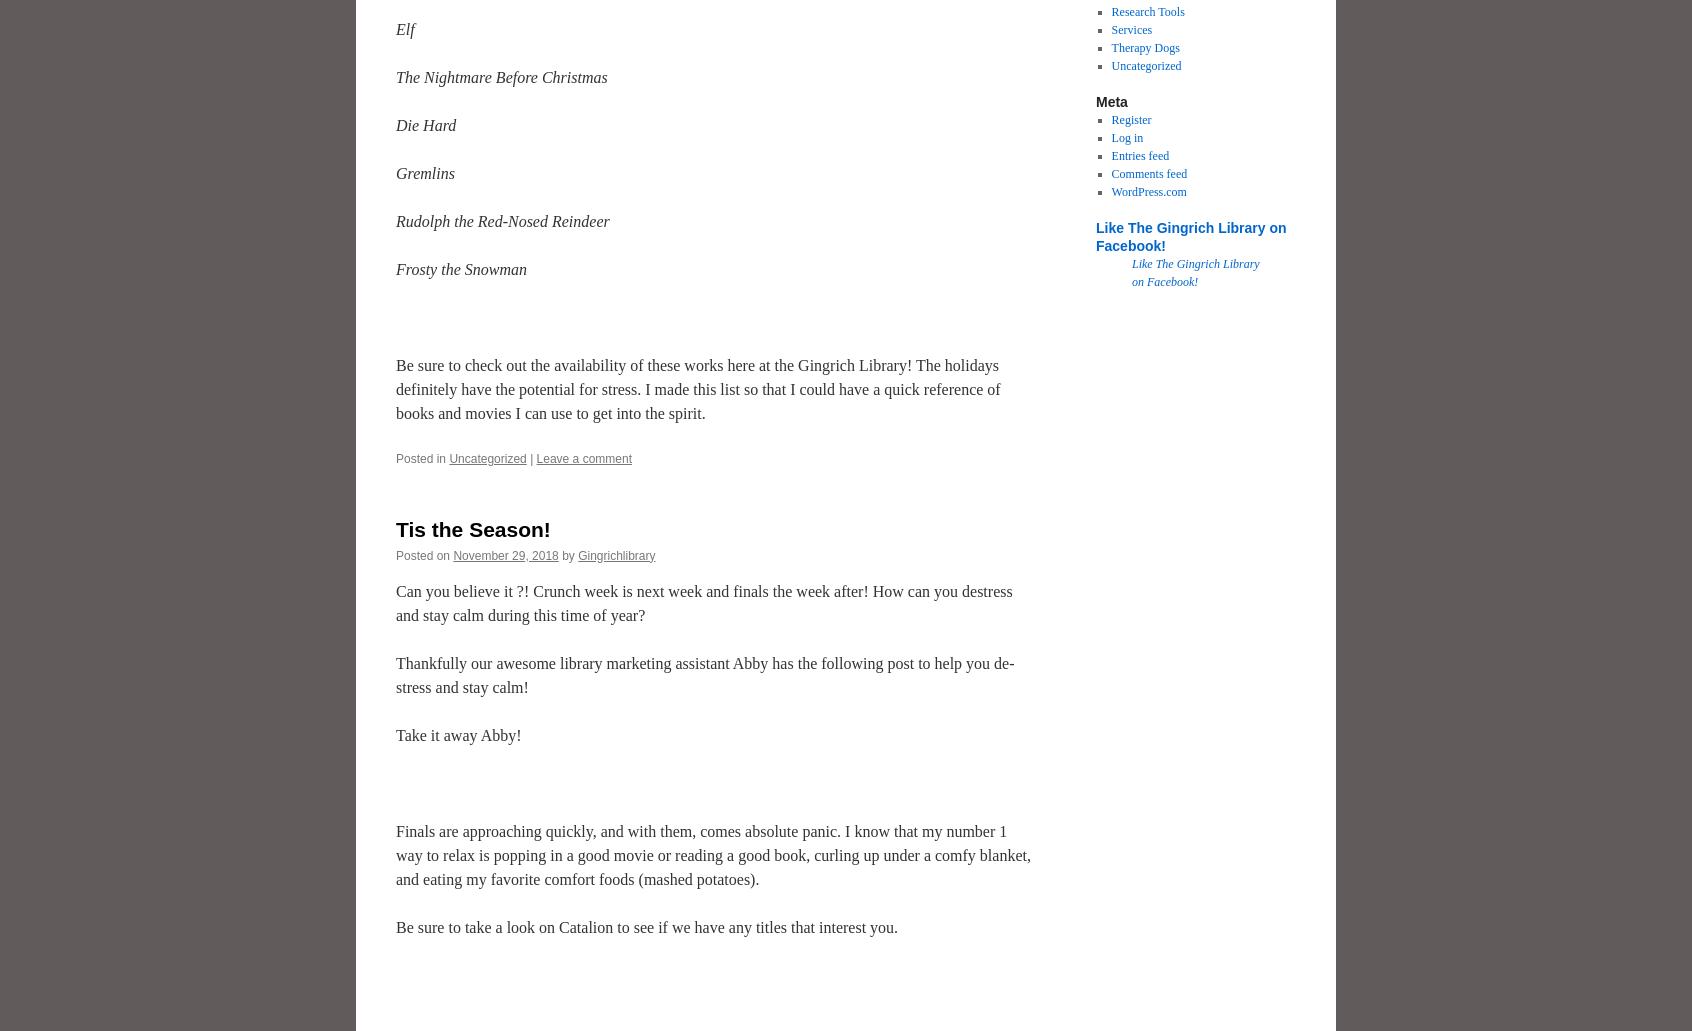 This screenshot has width=1692, height=1031. Describe the element at coordinates (712, 854) in the screenshot. I see `'Finals are approaching quickly, and with them, comes absolute panic. I know that my number 1 way to relax is popping in a good movie or reading a good book, curling up under a comfy blanket, and eating my favorite comfort foods (mashed potatoes).'` at that location.